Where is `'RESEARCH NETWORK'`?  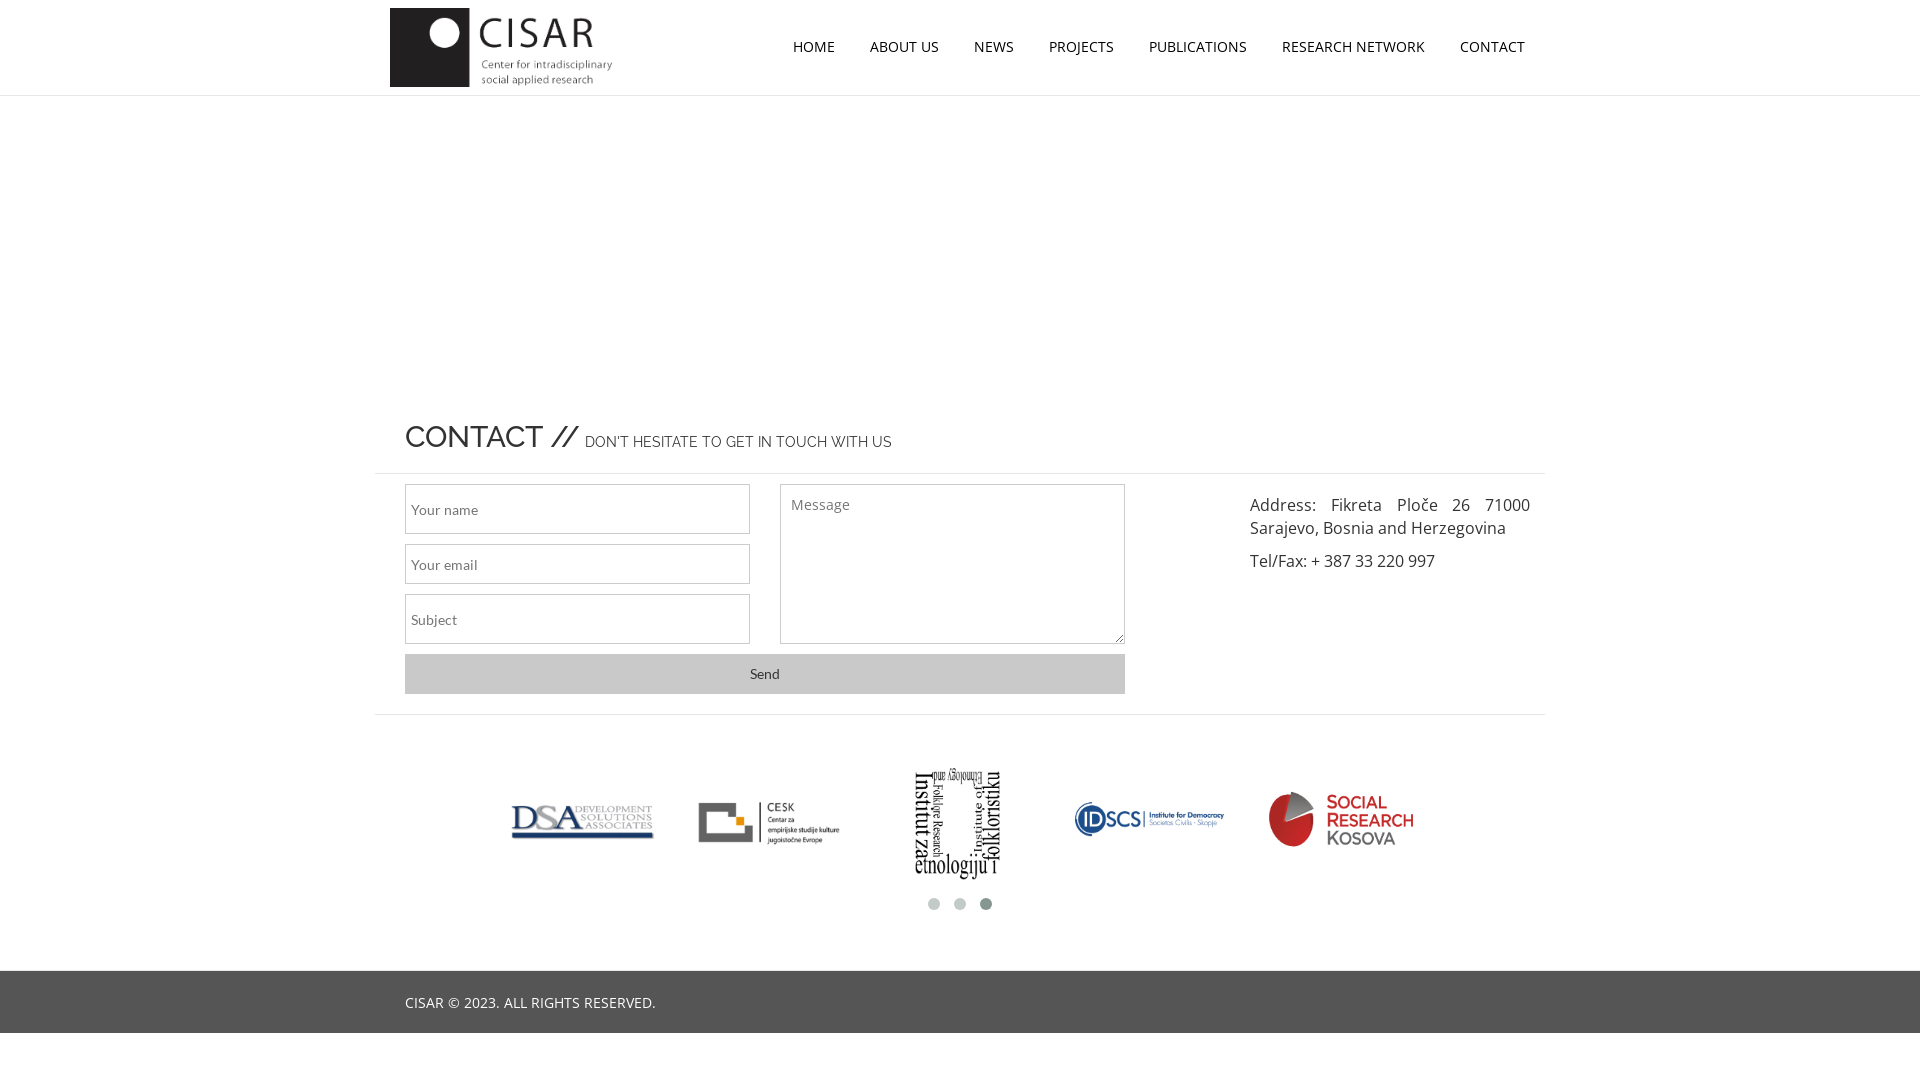
'RESEARCH NETWORK' is located at coordinates (1266, 45).